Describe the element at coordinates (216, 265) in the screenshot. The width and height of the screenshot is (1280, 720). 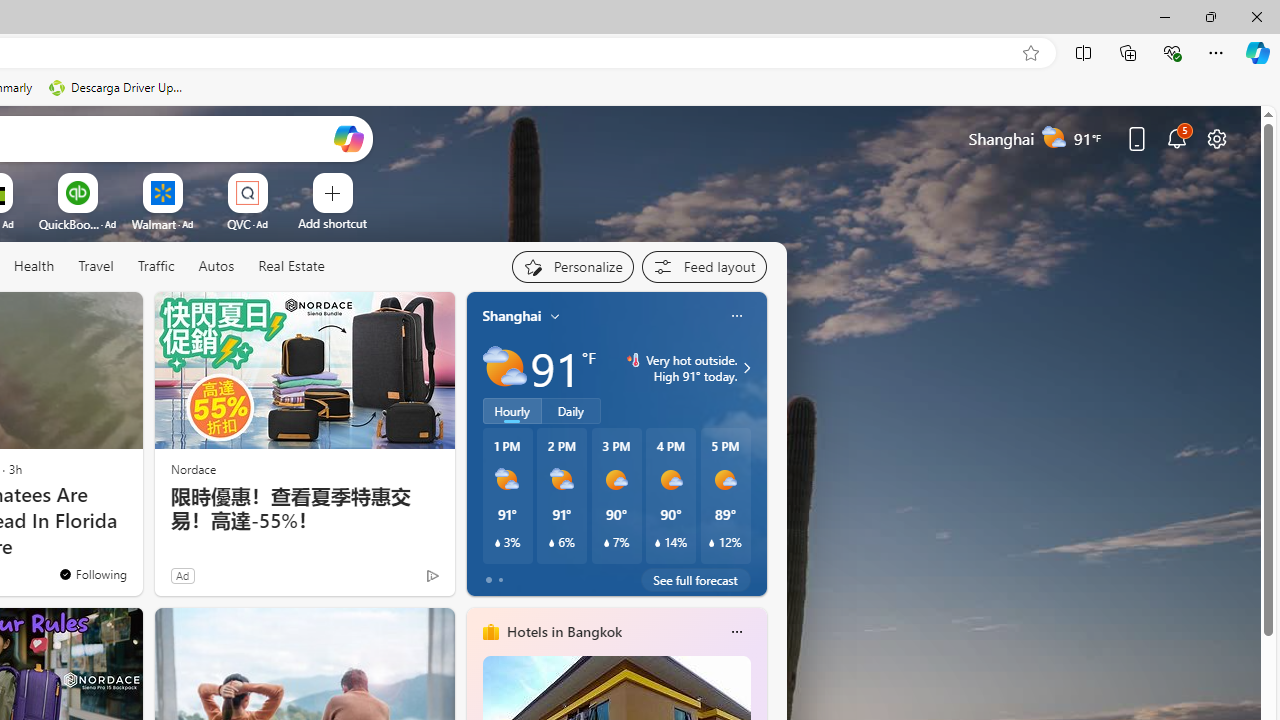
I see `'Autos'` at that location.